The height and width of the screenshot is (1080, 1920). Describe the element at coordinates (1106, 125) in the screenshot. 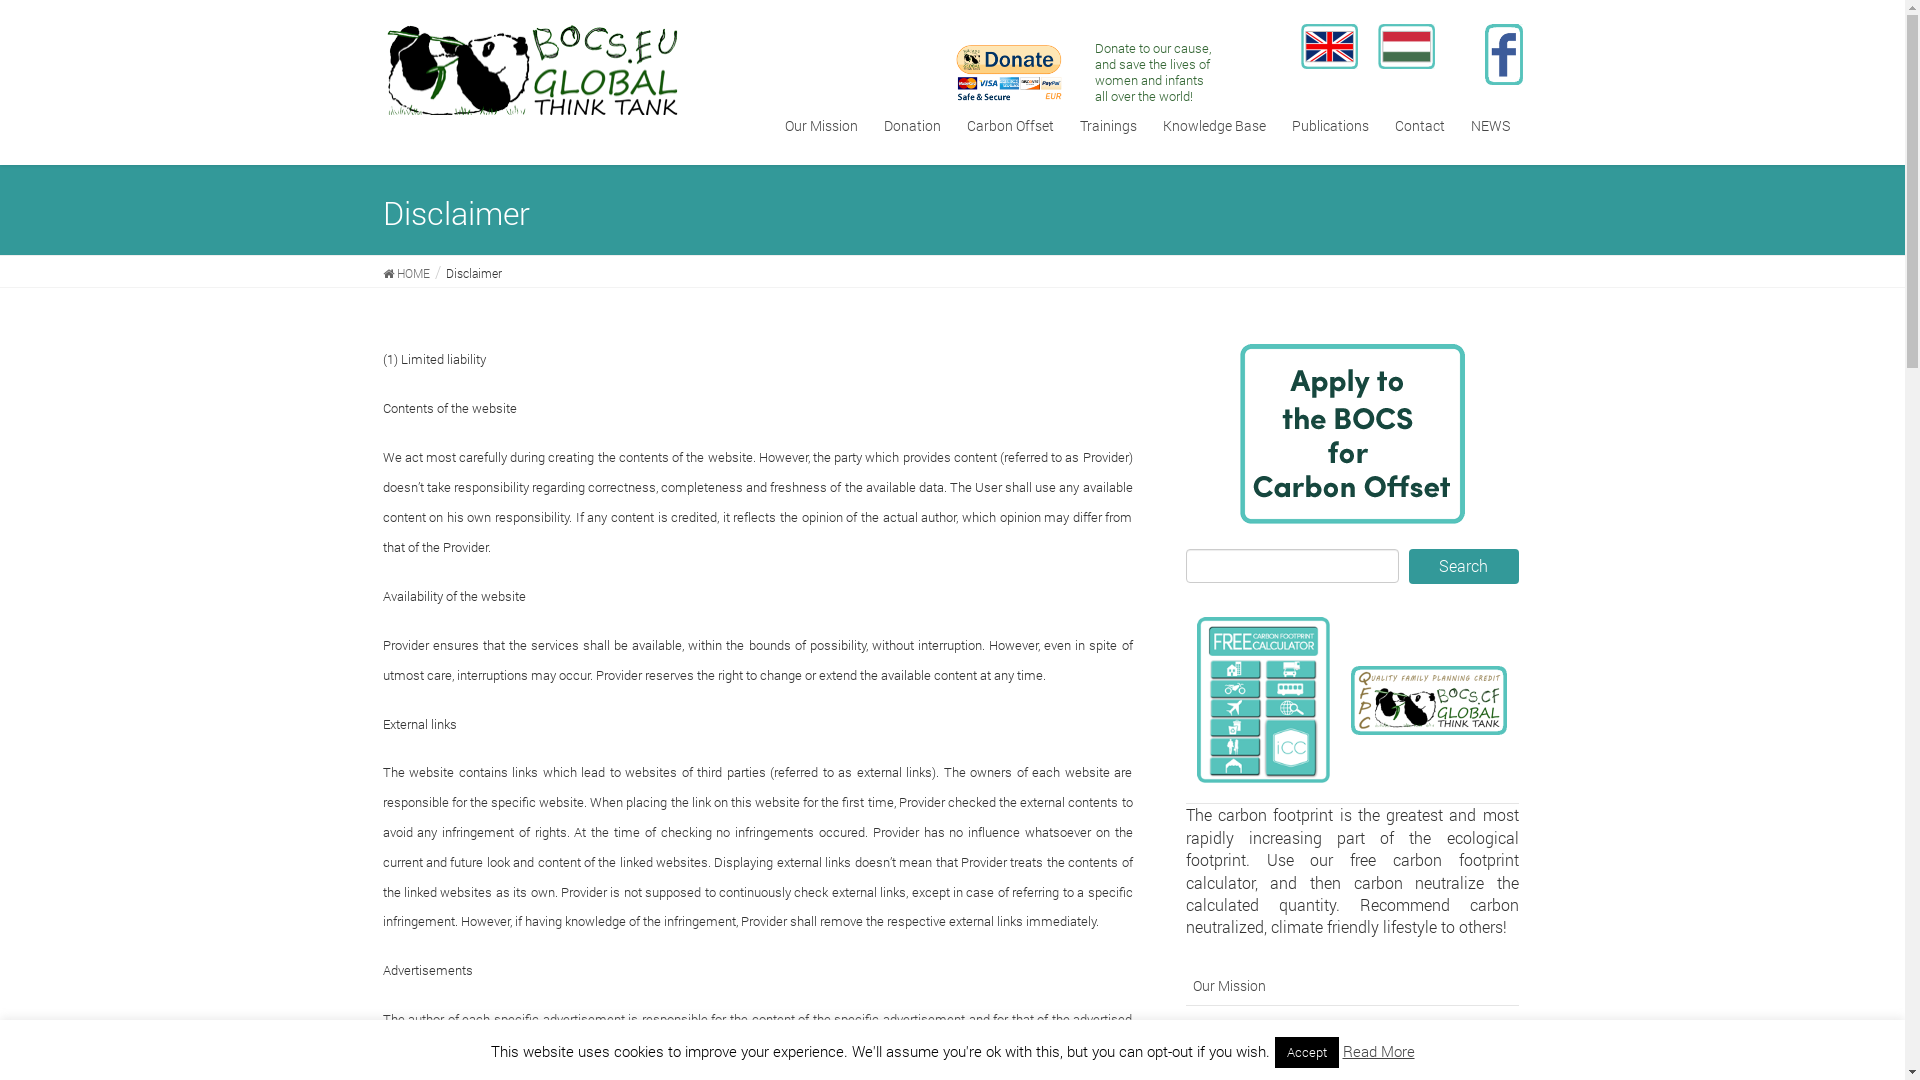

I see `'Trainings'` at that location.